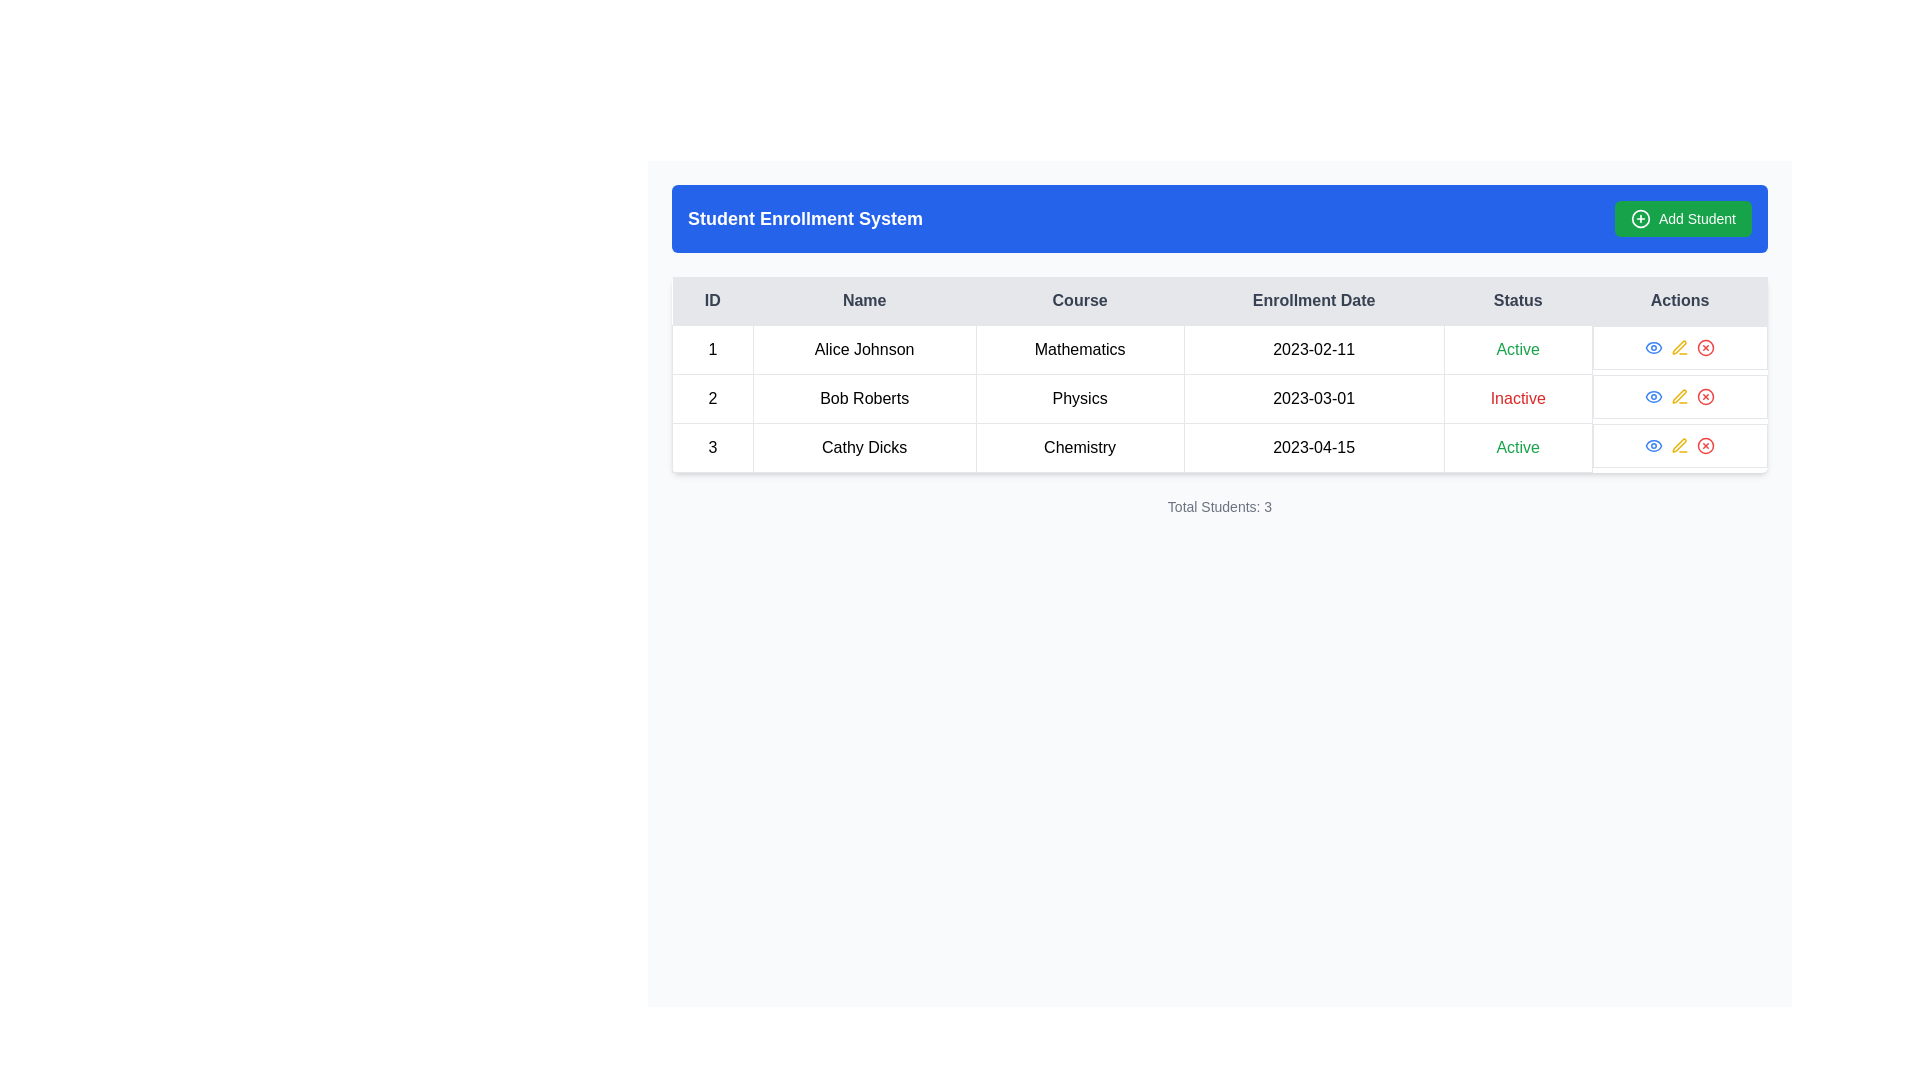 The image size is (1920, 1080). What do you see at coordinates (1314, 446) in the screenshot?
I see `the static text field displaying the date '2023-04-15' in the fourth column (Enrollment Date) of the third row associated with 'Cathy Dicks' in the table` at bounding box center [1314, 446].